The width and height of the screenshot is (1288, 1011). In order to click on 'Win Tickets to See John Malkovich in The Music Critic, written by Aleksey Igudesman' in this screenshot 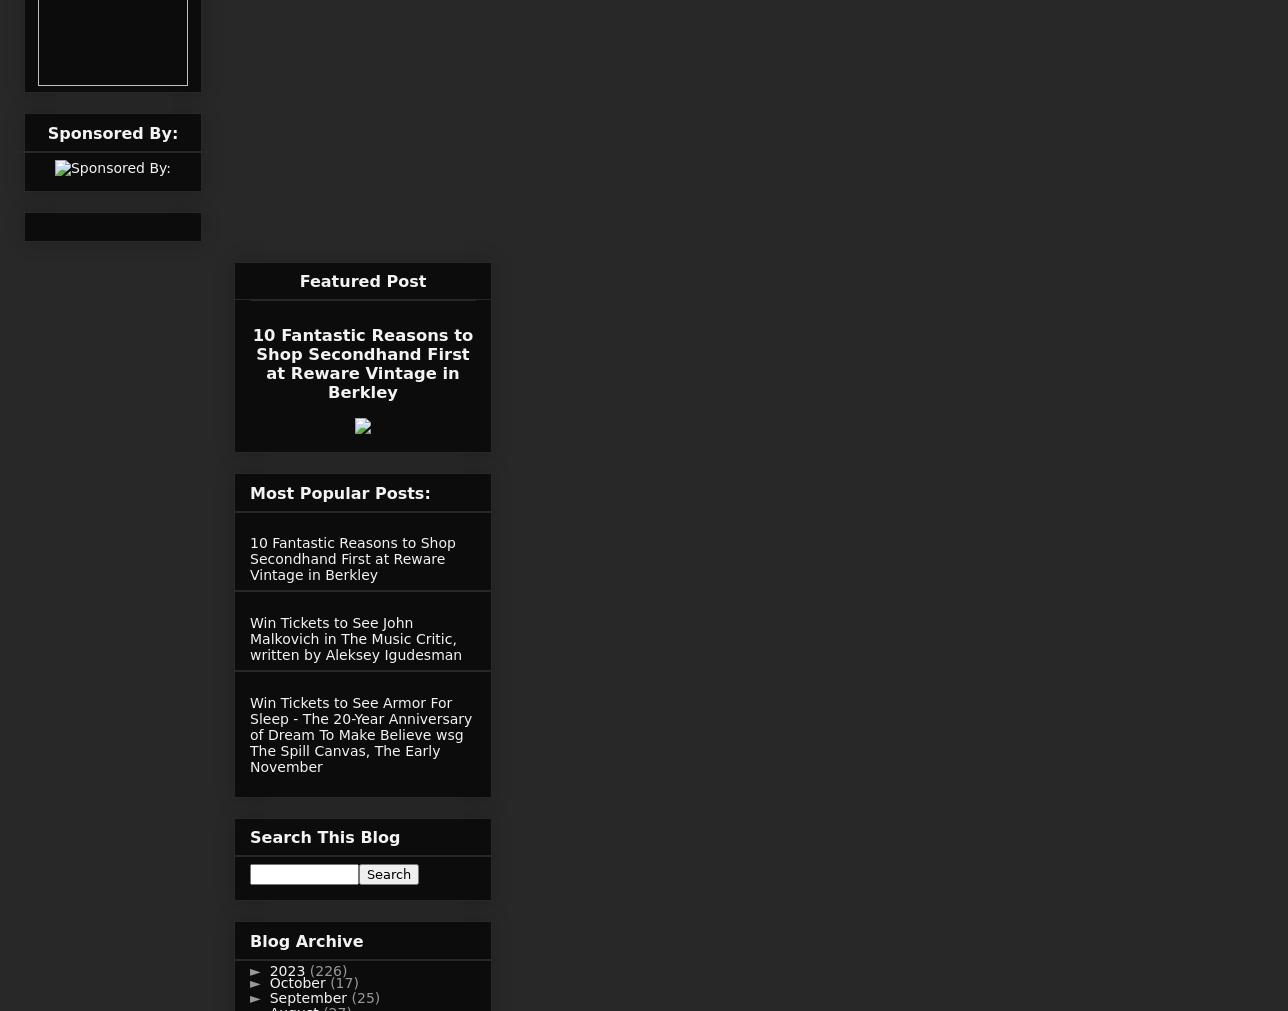, I will do `click(356, 638)`.